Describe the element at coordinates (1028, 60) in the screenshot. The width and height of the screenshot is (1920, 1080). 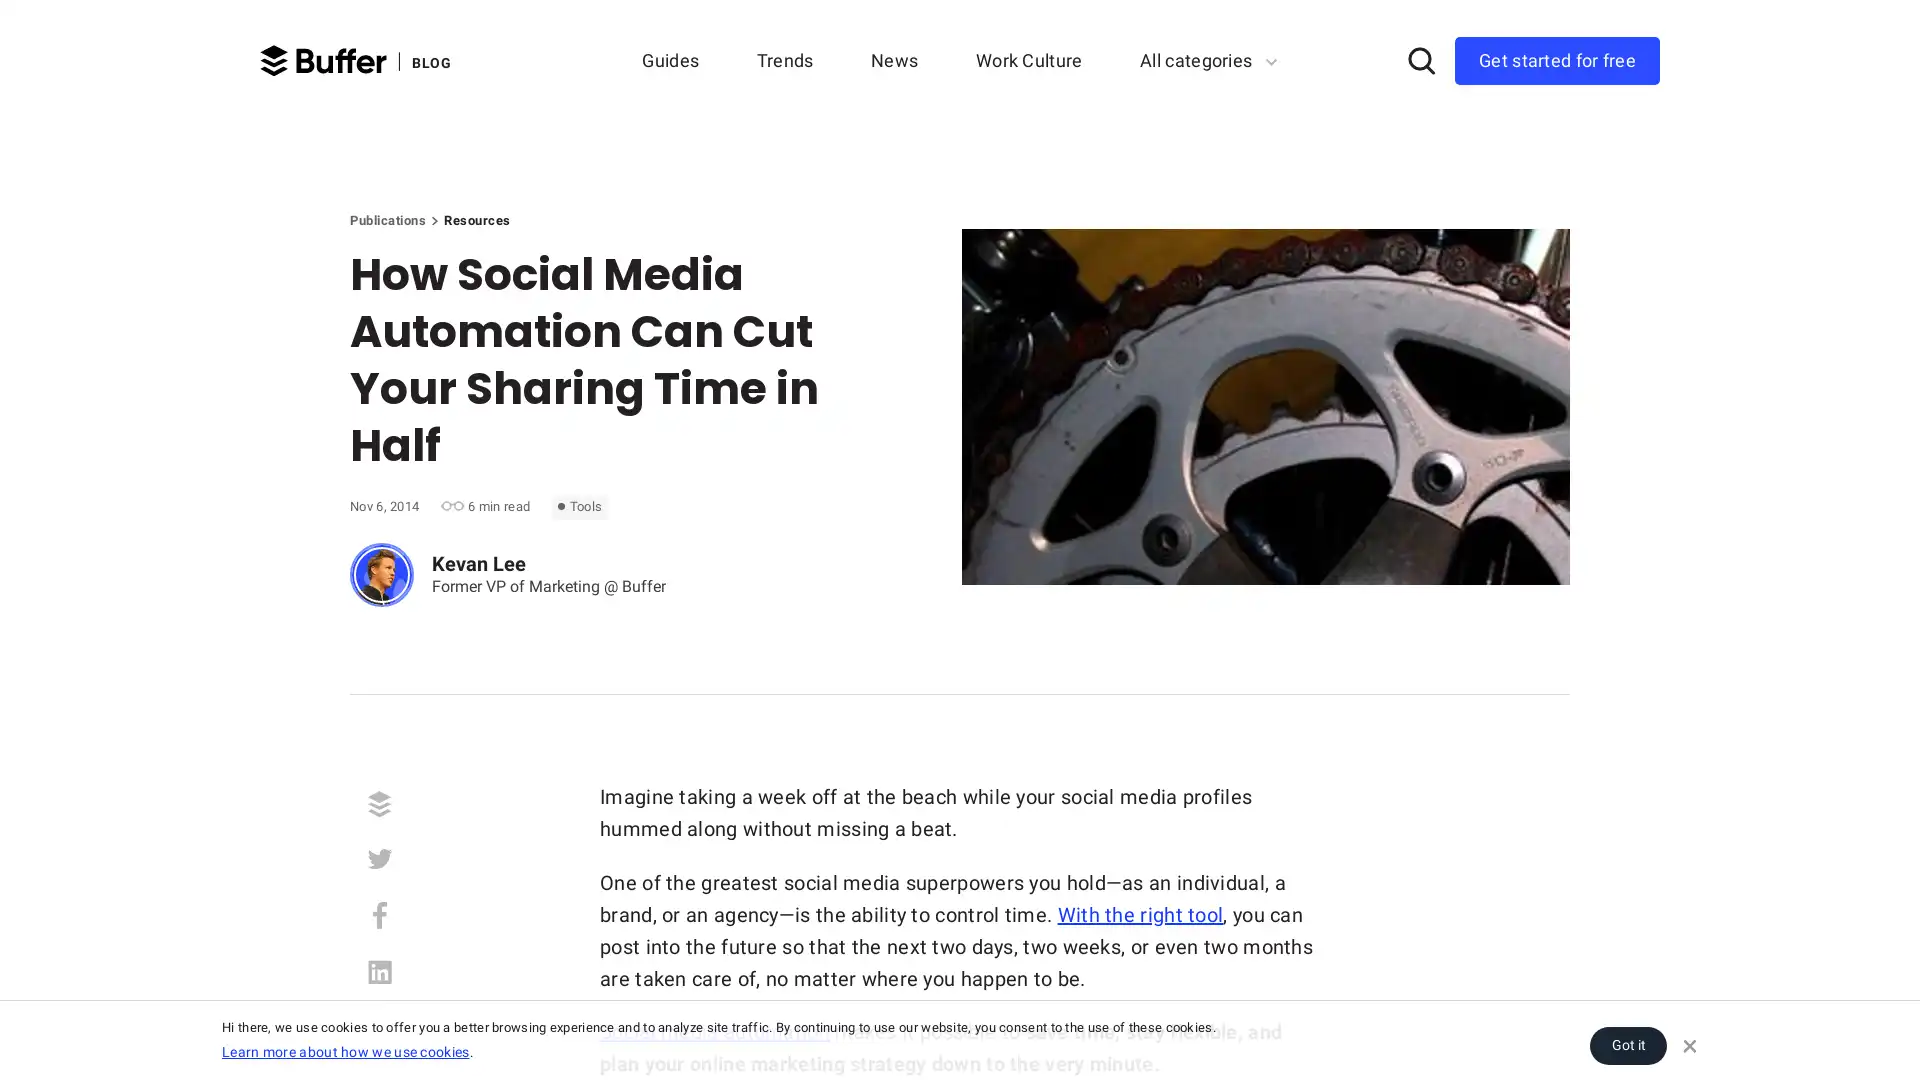
I see `Work Culture` at that location.